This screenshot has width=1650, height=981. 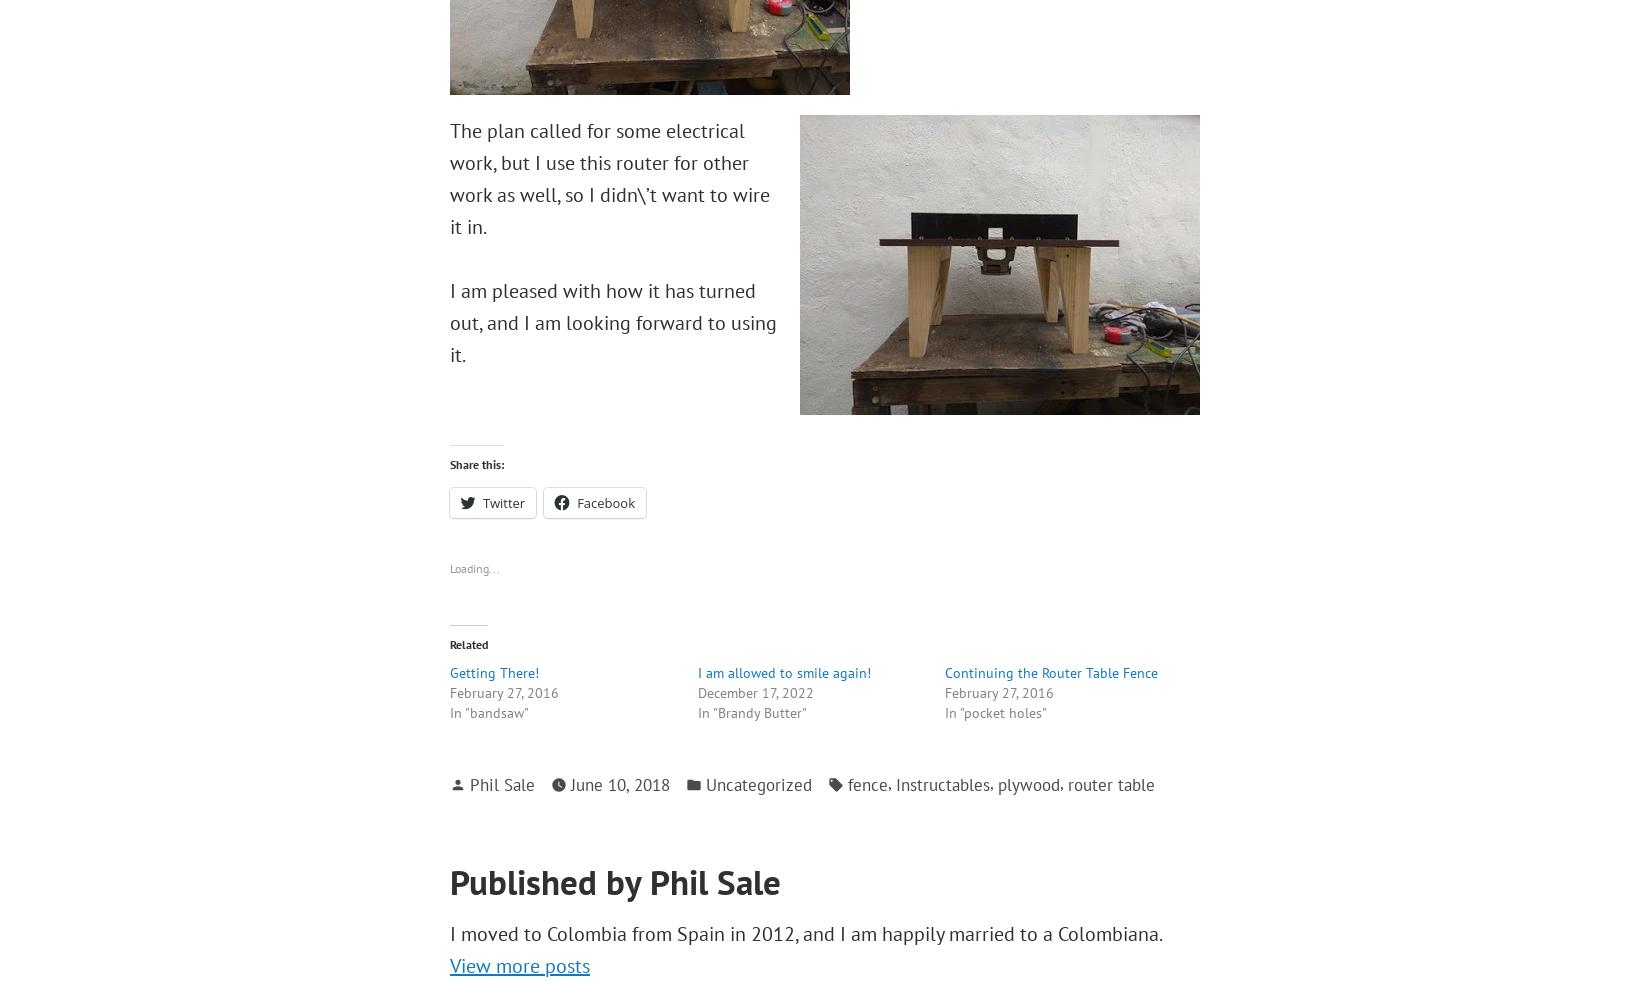 I want to click on 'plywood', so click(x=1028, y=783).